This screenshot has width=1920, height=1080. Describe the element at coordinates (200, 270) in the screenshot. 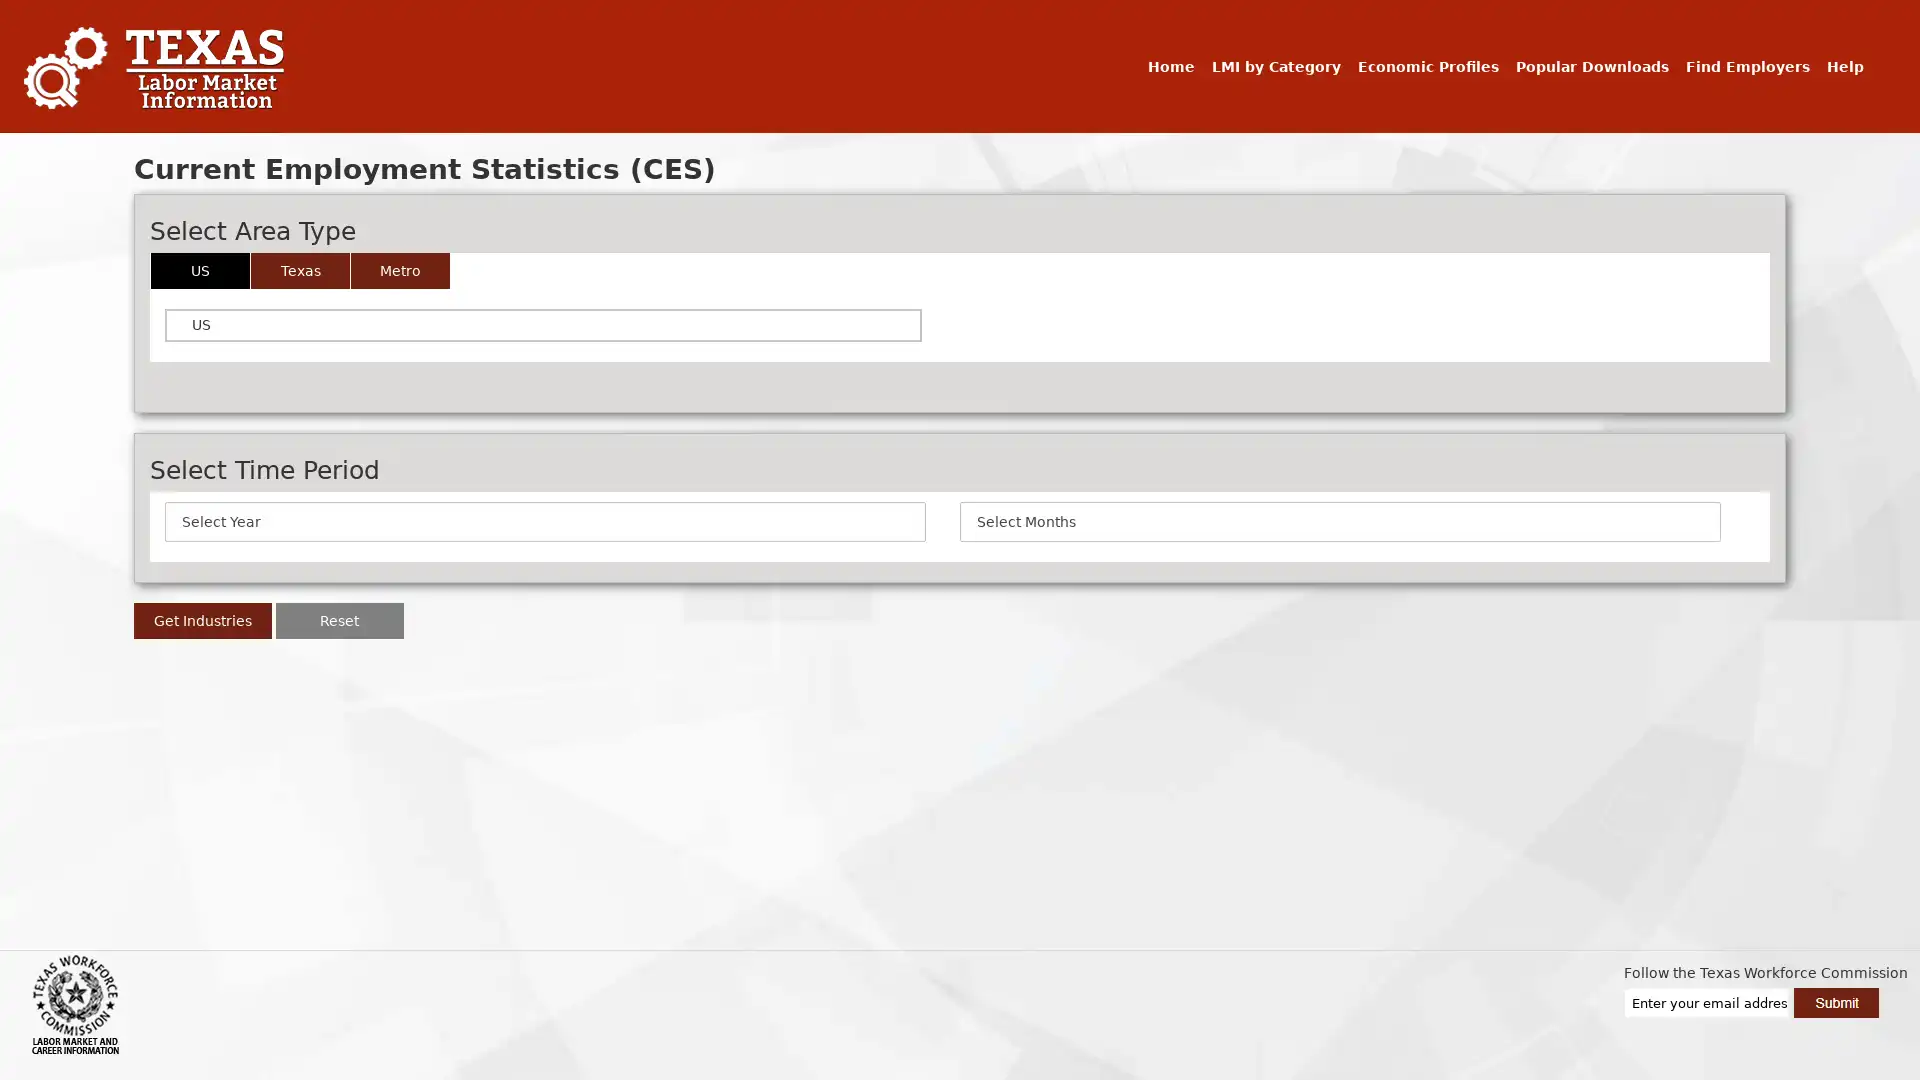

I see `US` at that location.